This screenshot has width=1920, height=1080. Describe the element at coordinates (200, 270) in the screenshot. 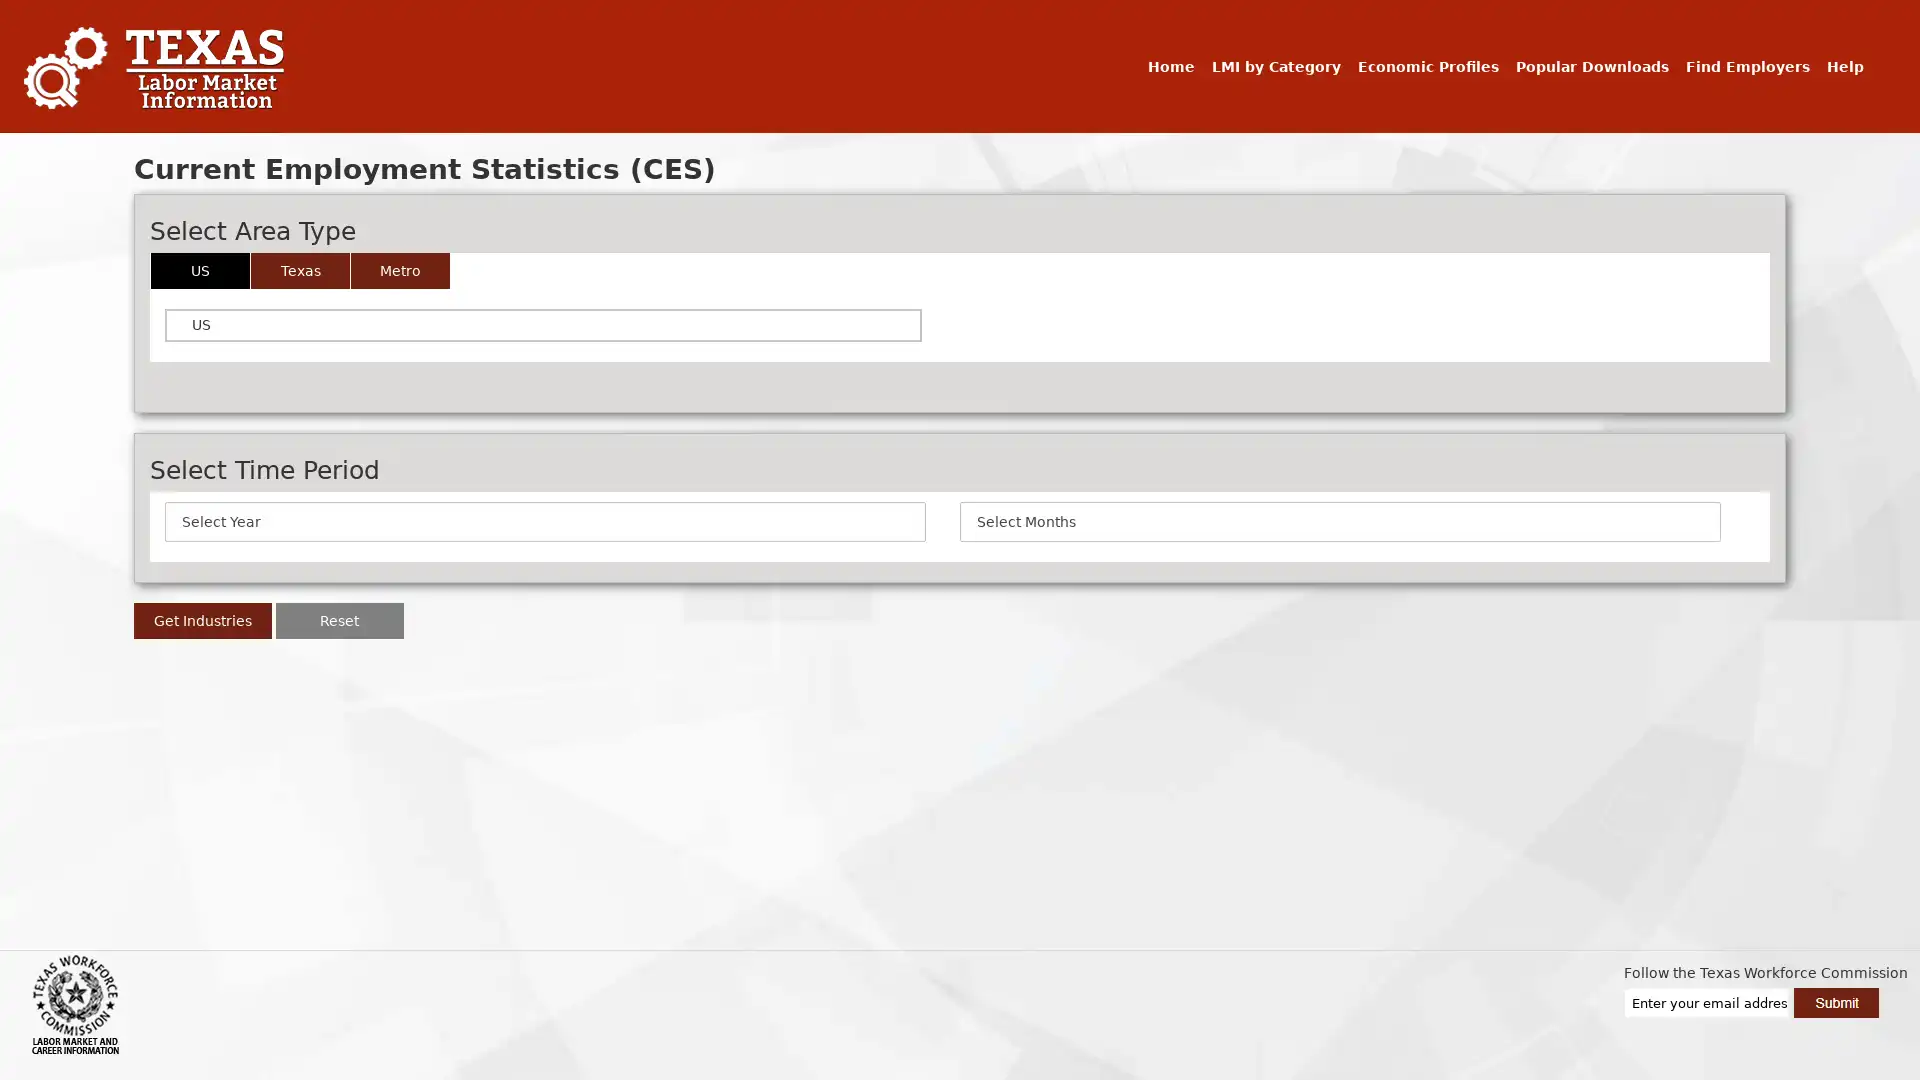

I see `US` at that location.